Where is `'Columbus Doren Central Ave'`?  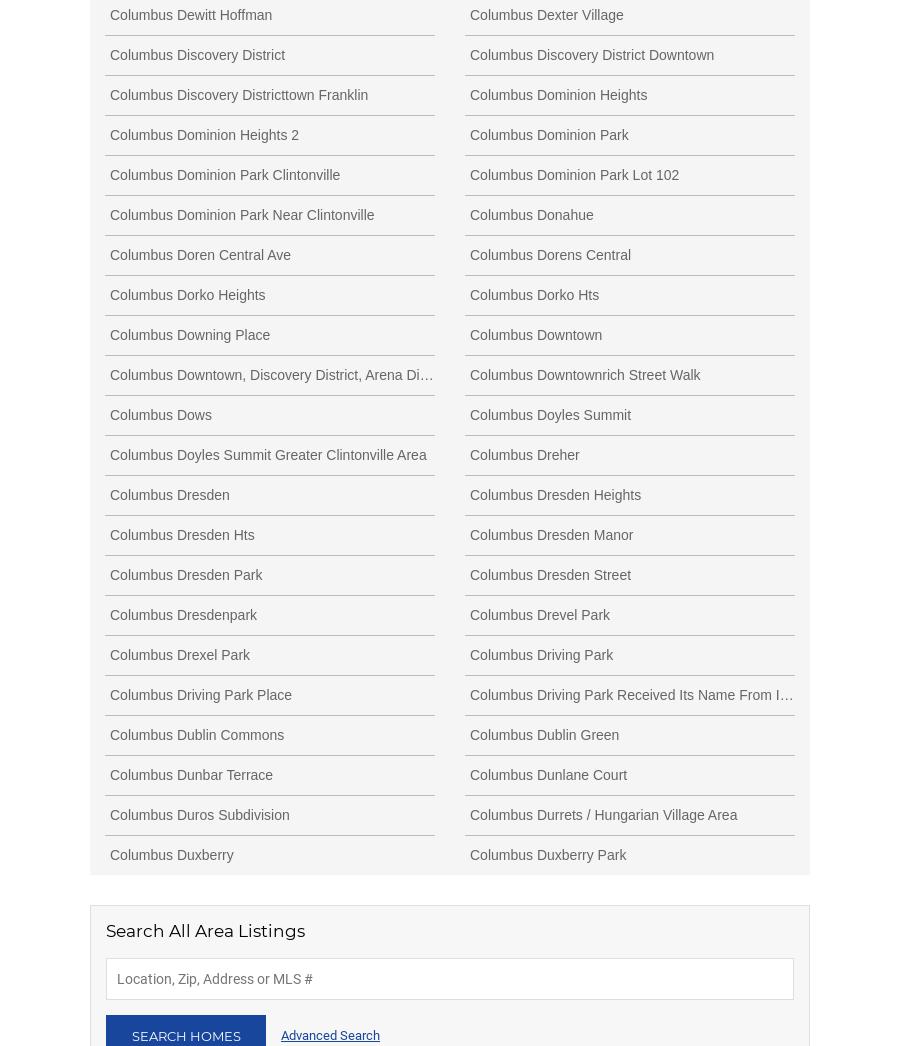
'Columbus Doren Central Ave' is located at coordinates (200, 252).